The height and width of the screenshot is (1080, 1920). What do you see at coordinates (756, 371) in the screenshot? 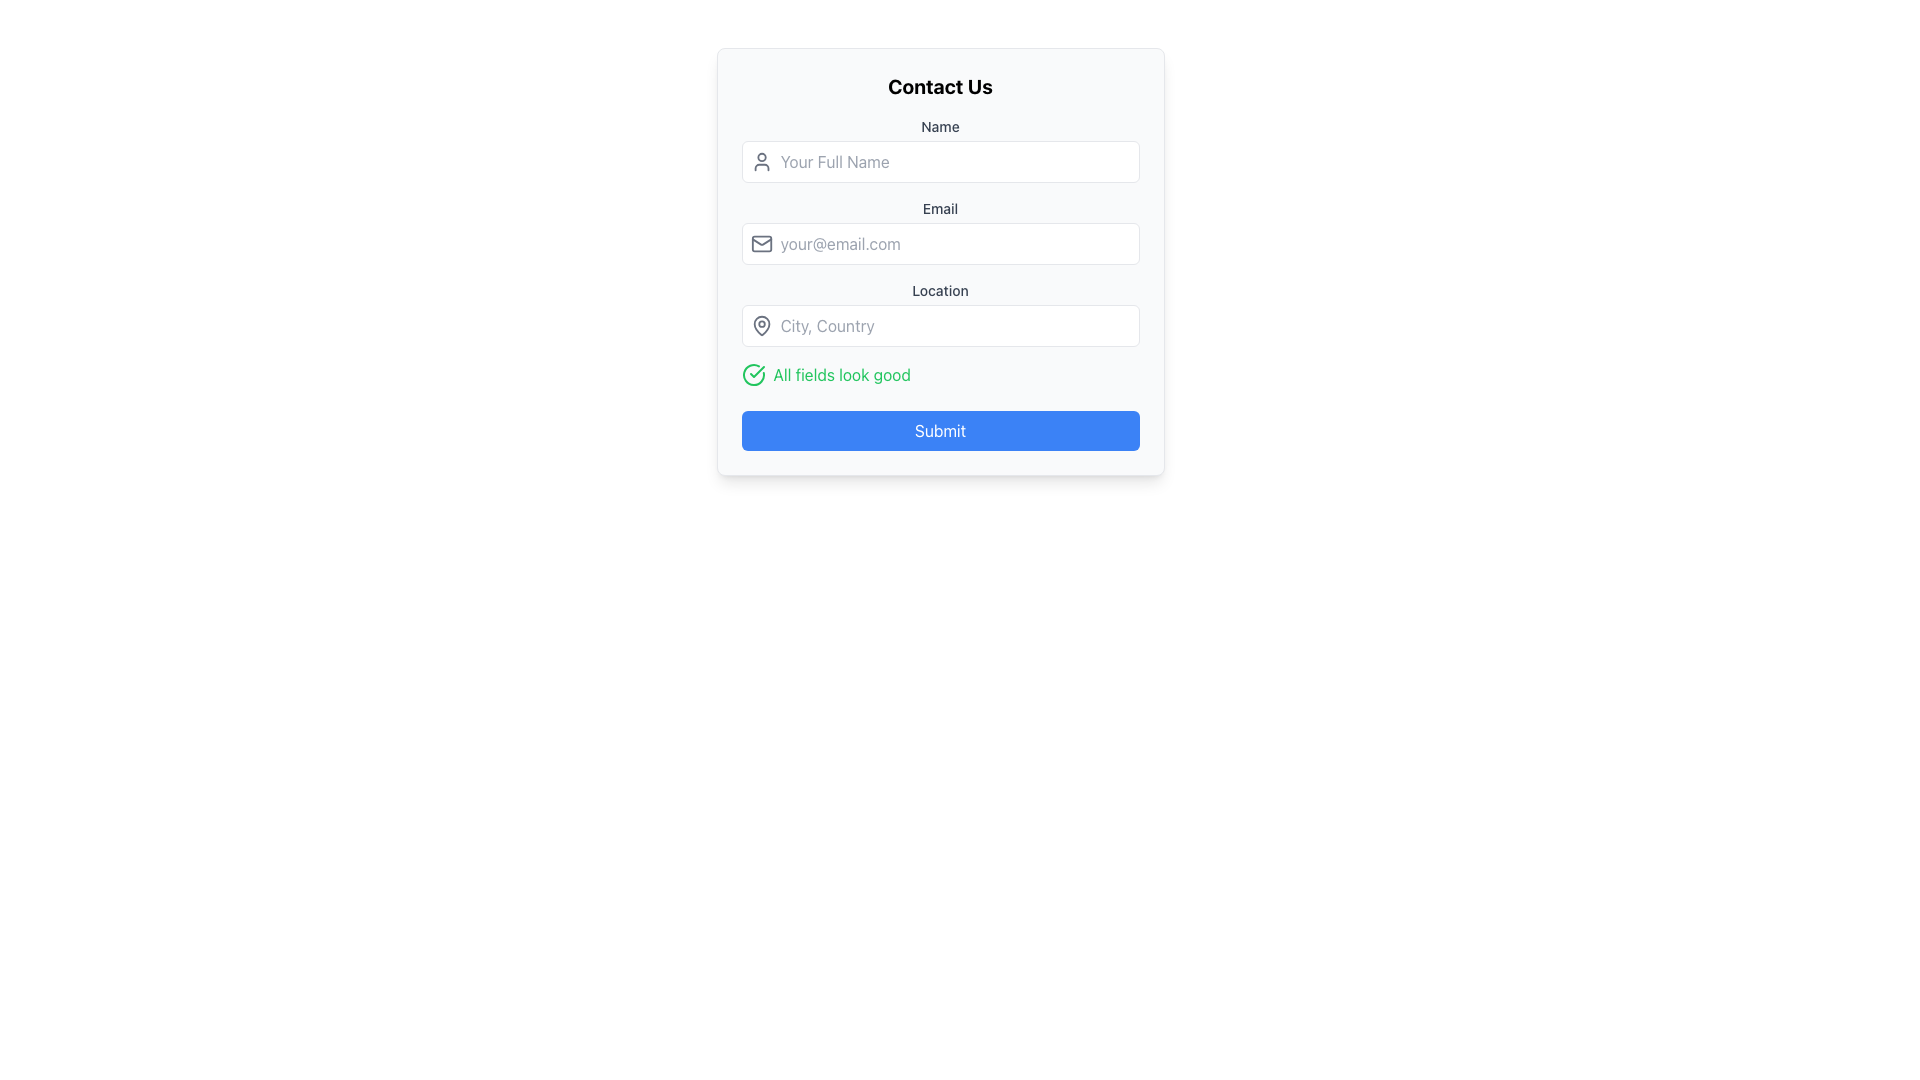
I see `green checkmark icon within the circle icon, which indicates success or completion, located above the 'Submit' button` at bounding box center [756, 371].